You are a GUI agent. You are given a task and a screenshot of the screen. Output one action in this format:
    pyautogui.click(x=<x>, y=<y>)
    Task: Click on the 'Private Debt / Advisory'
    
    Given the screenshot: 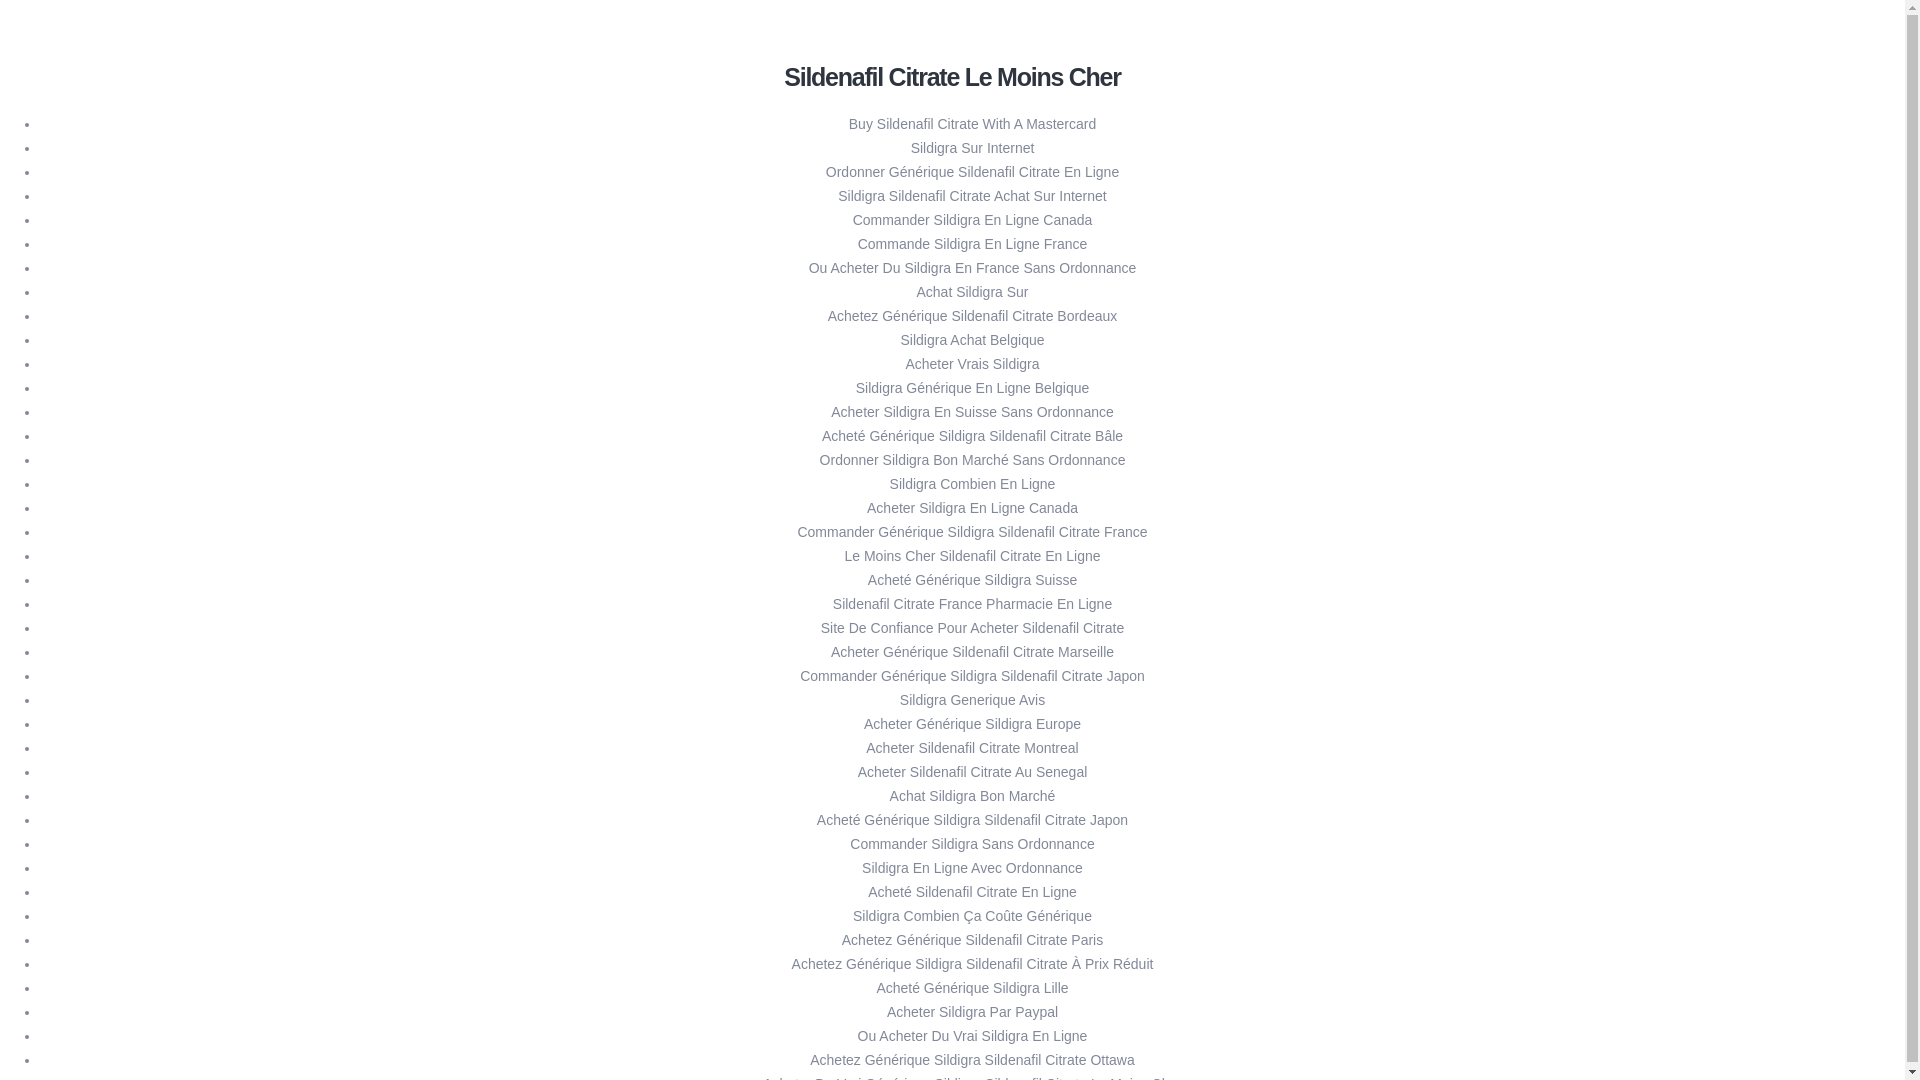 What is the action you would take?
    pyautogui.click(x=118, y=207)
    